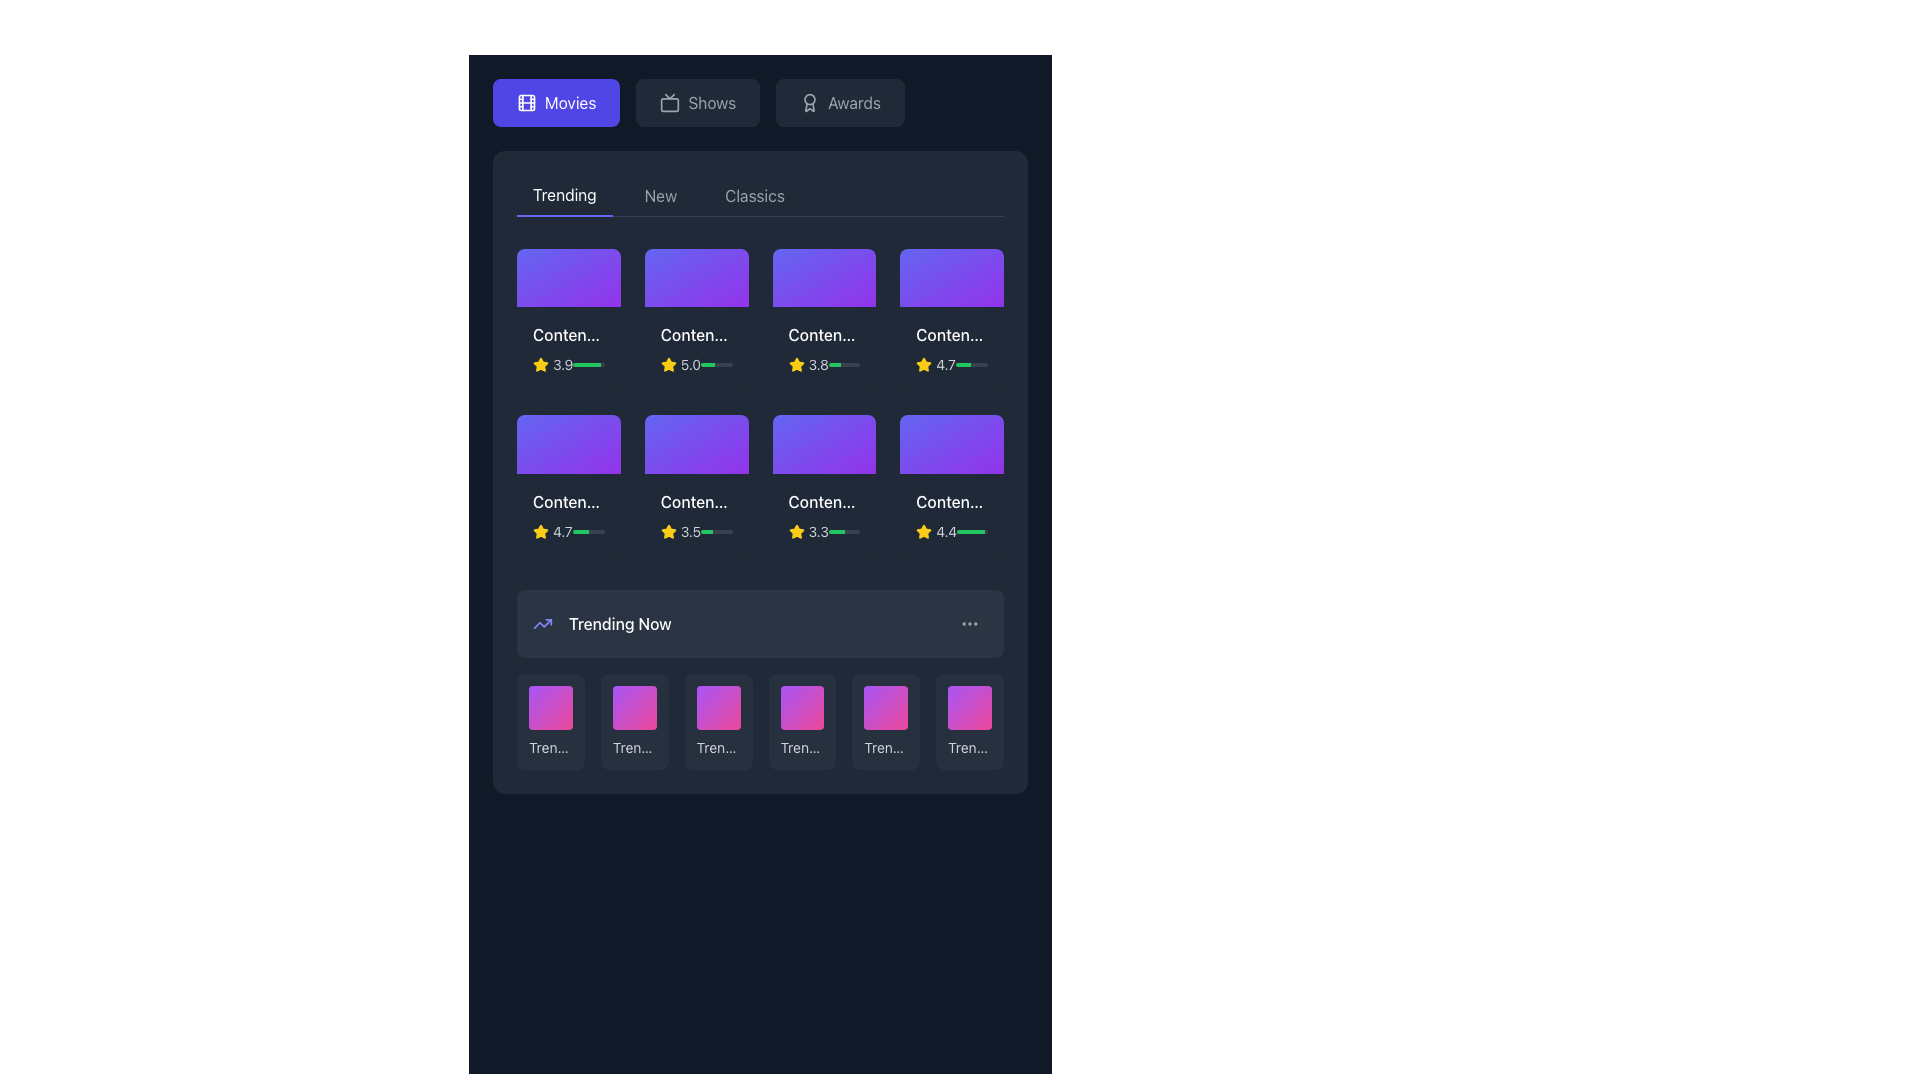 This screenshot has width=1920, height=1080. What do you see at coordinates (670, 103) in the screenshot?
I see `the 'Shows' icon in the top navigation bar` at bounding box center [670, 103].